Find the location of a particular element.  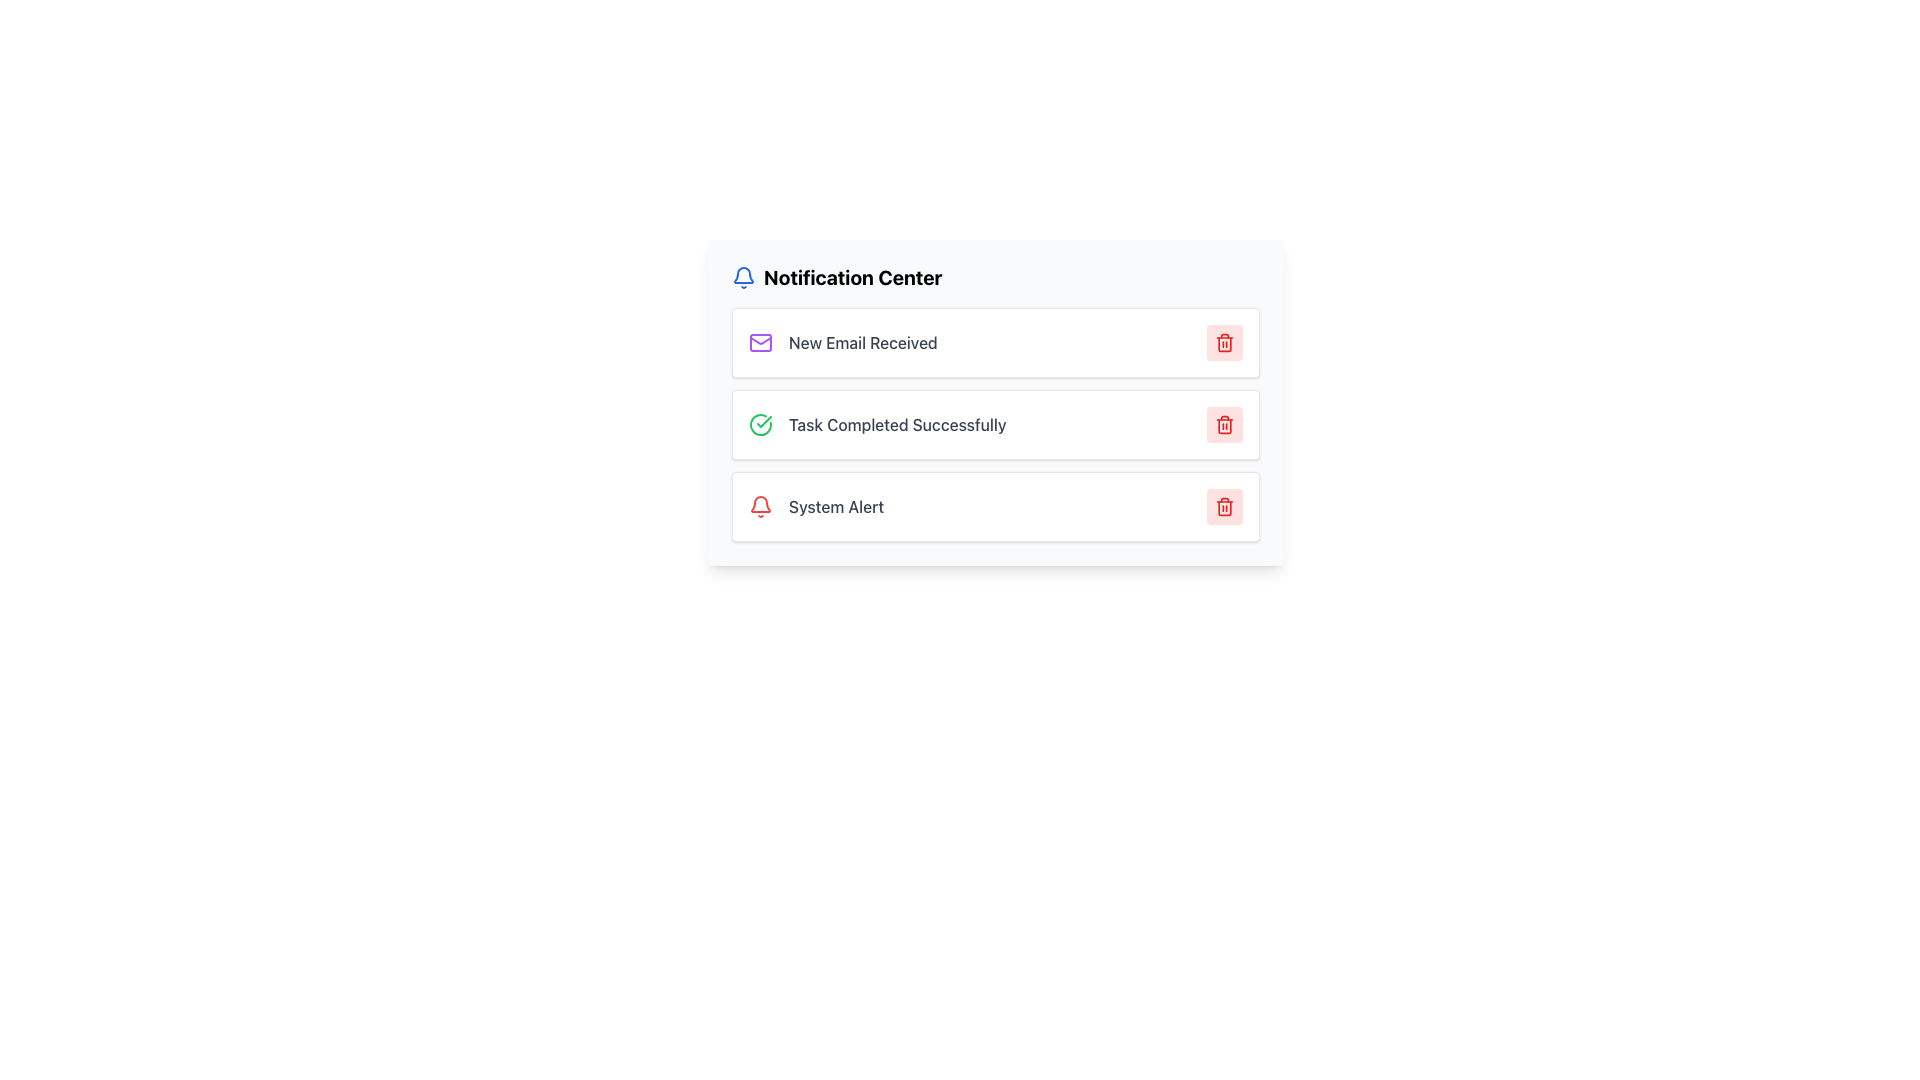

the static text label that serves as a notification title, located to the right of a red bell-shaped icon in the notification list is located at coordinates (836, 505).